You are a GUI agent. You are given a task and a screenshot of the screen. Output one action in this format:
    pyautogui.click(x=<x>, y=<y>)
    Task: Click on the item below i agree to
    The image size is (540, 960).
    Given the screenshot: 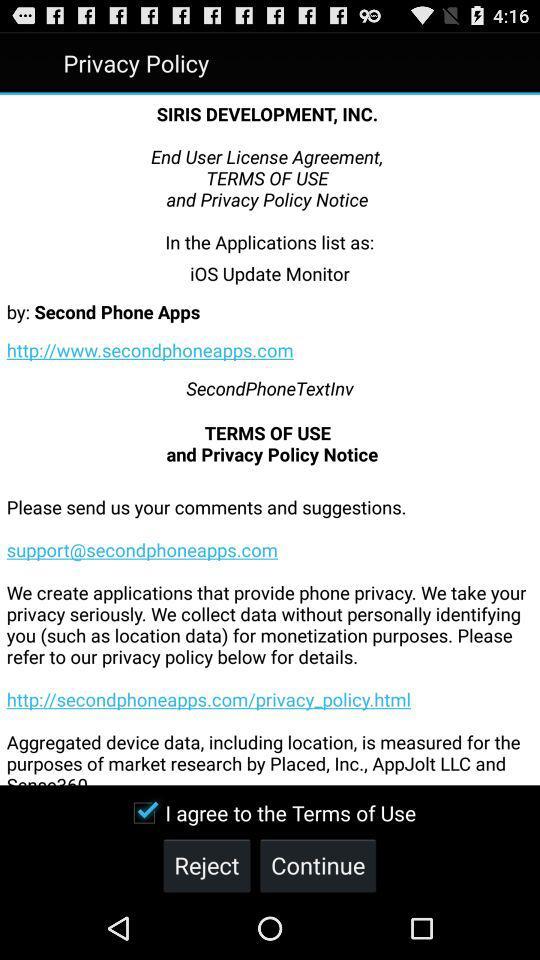 What is the action you would take?
    pyautogui.click(x=318, y=864)
    